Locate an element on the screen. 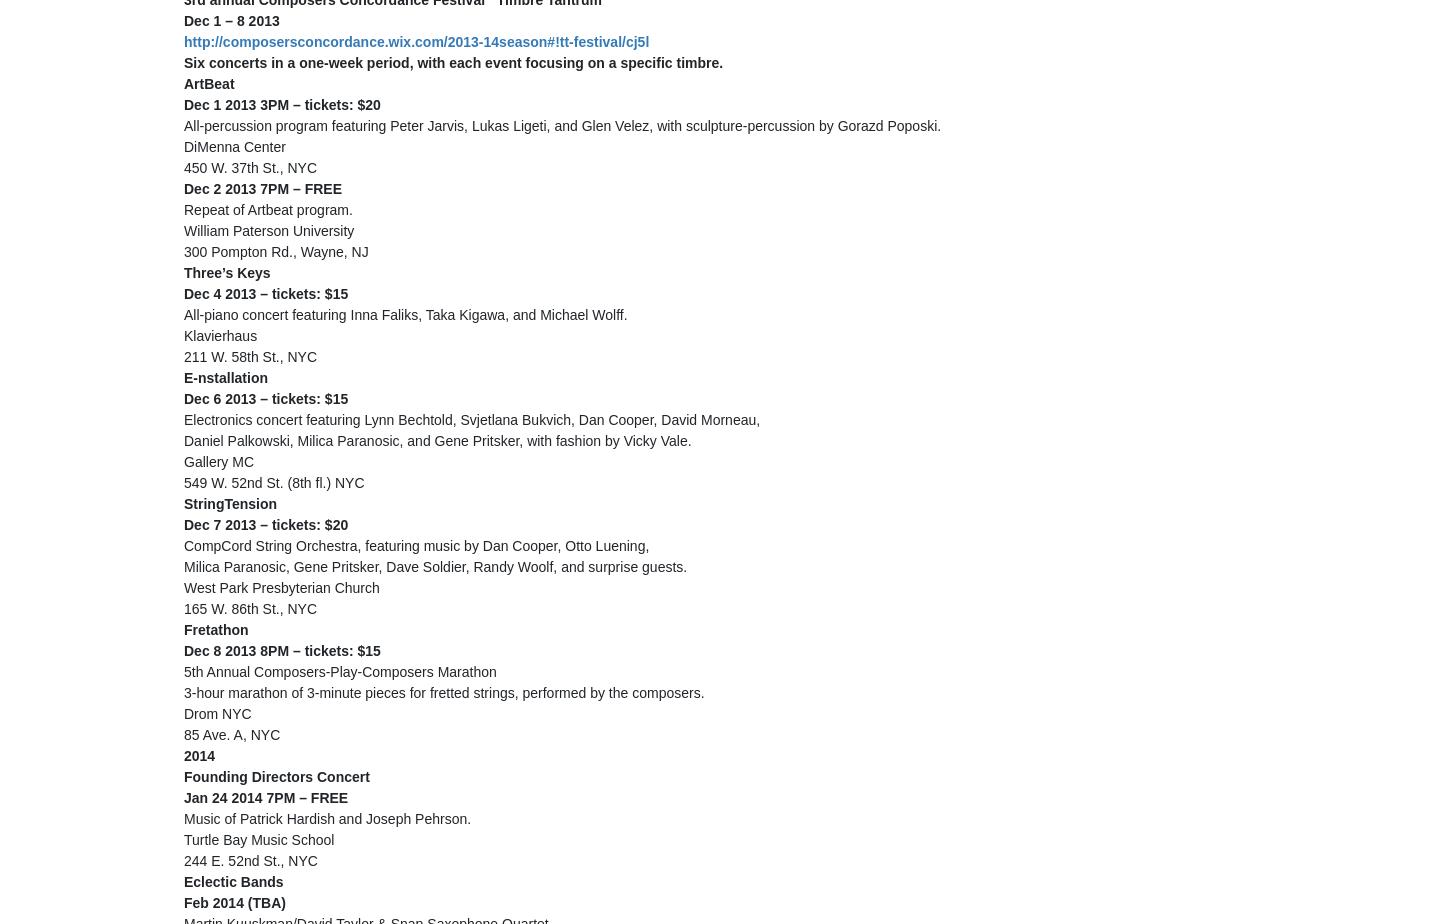 Image resolution: width=1450 pixels, height=924 pixels. 'Dec 7 2013 – tickets: $20' is located at coordinates (183, 525).